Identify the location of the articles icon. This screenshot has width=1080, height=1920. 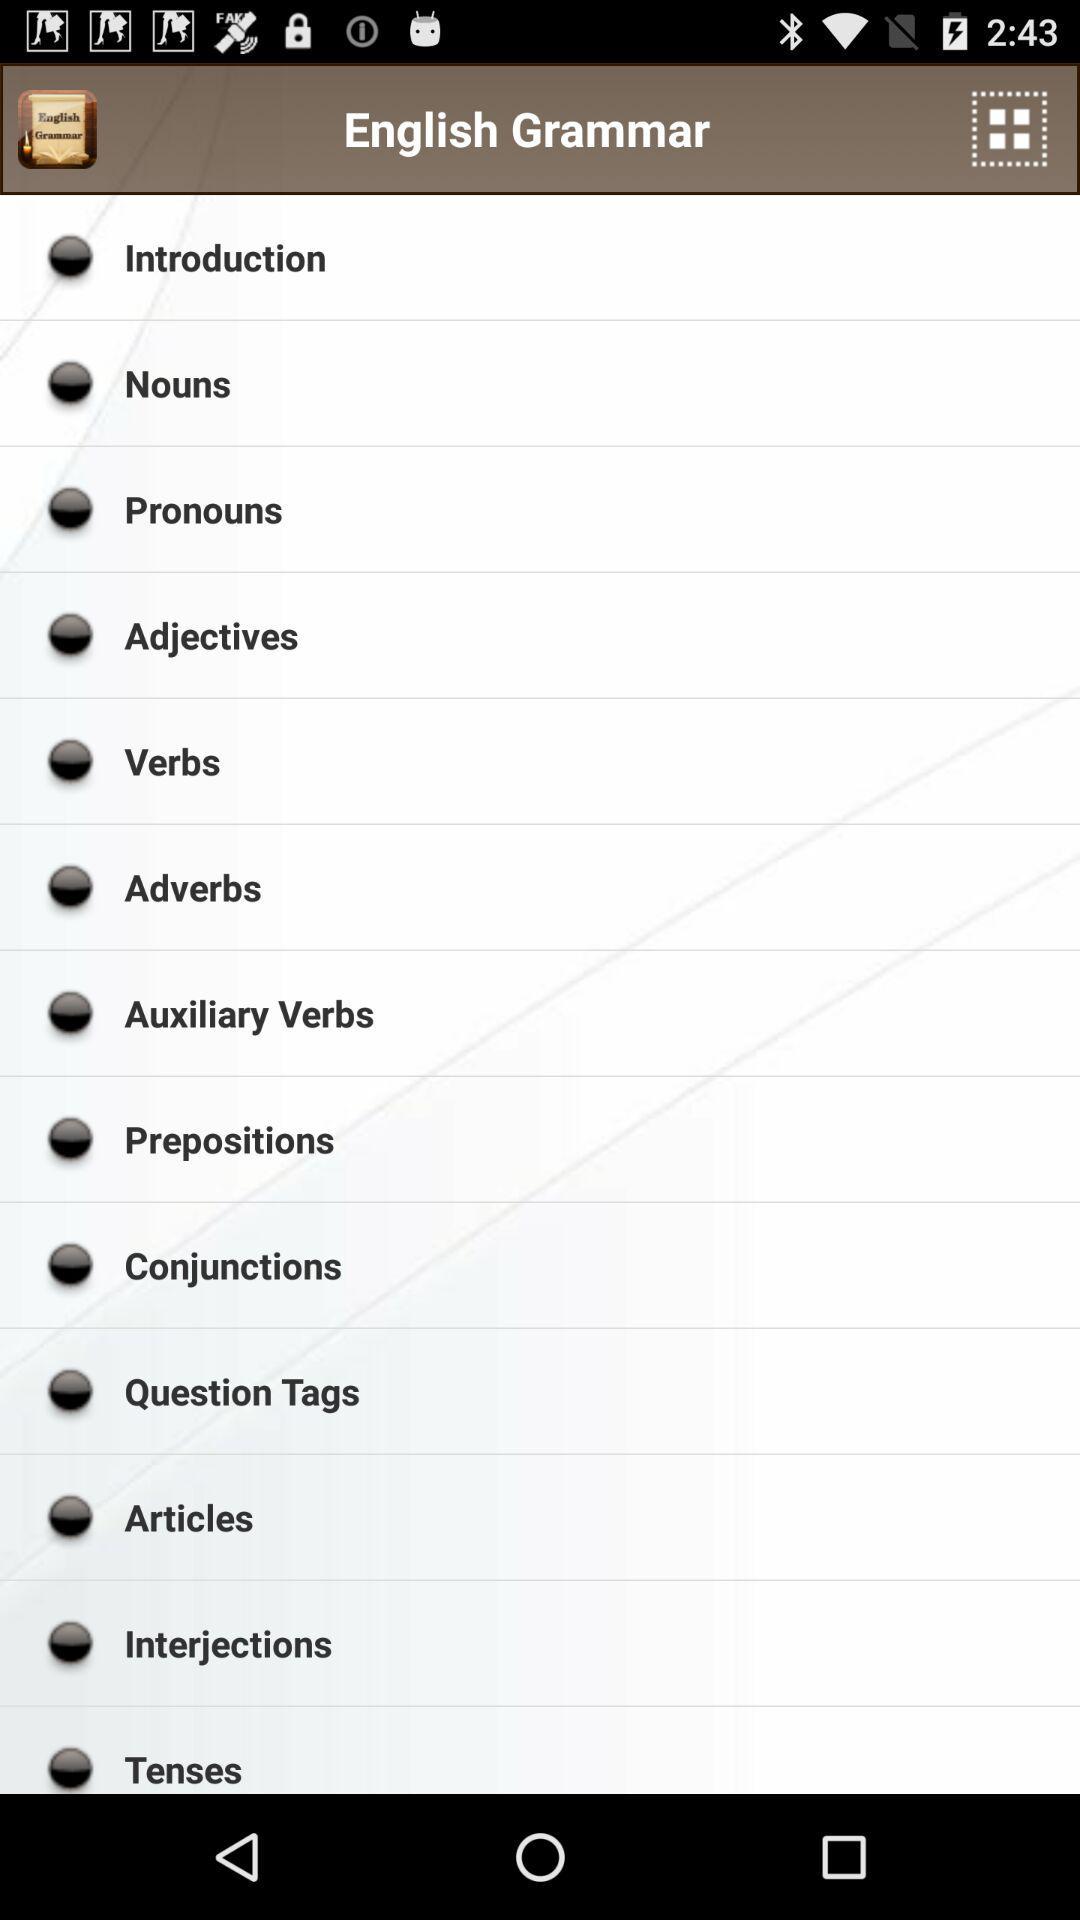
(594, 1517).